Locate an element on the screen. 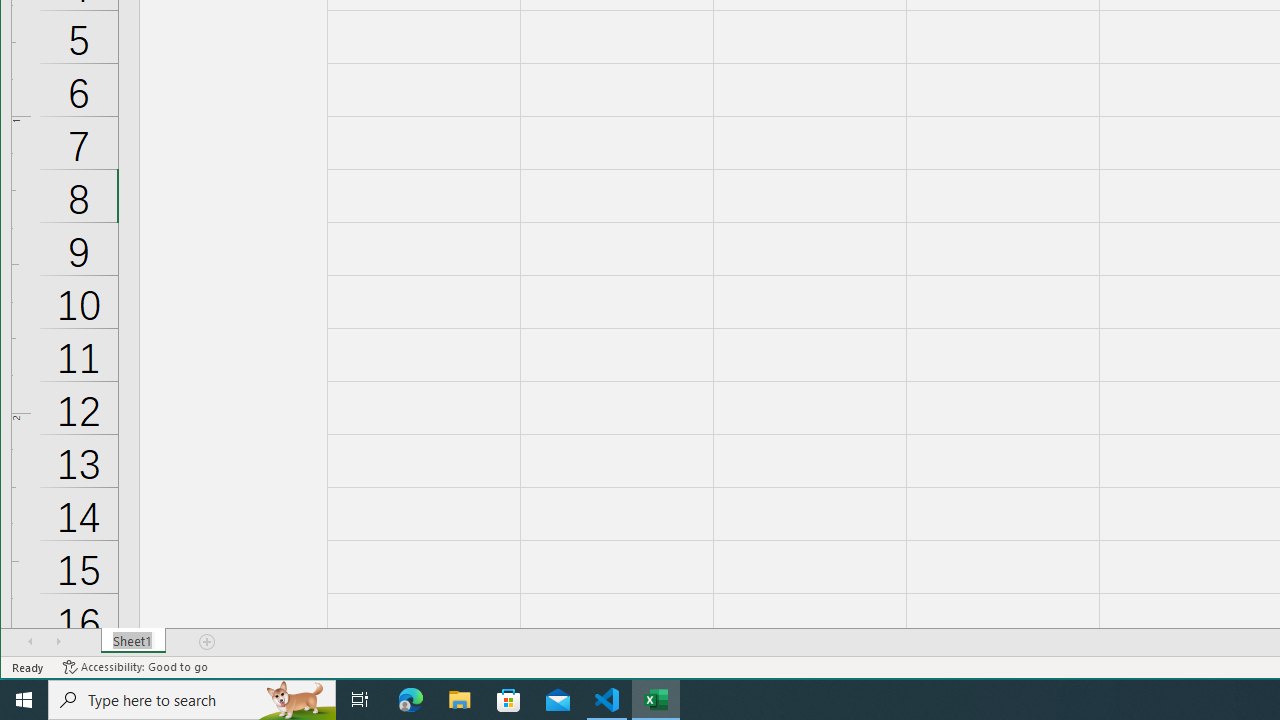 The image size is (1280, 720). 'Microsoft Store' is located at coordinates (509, 698).